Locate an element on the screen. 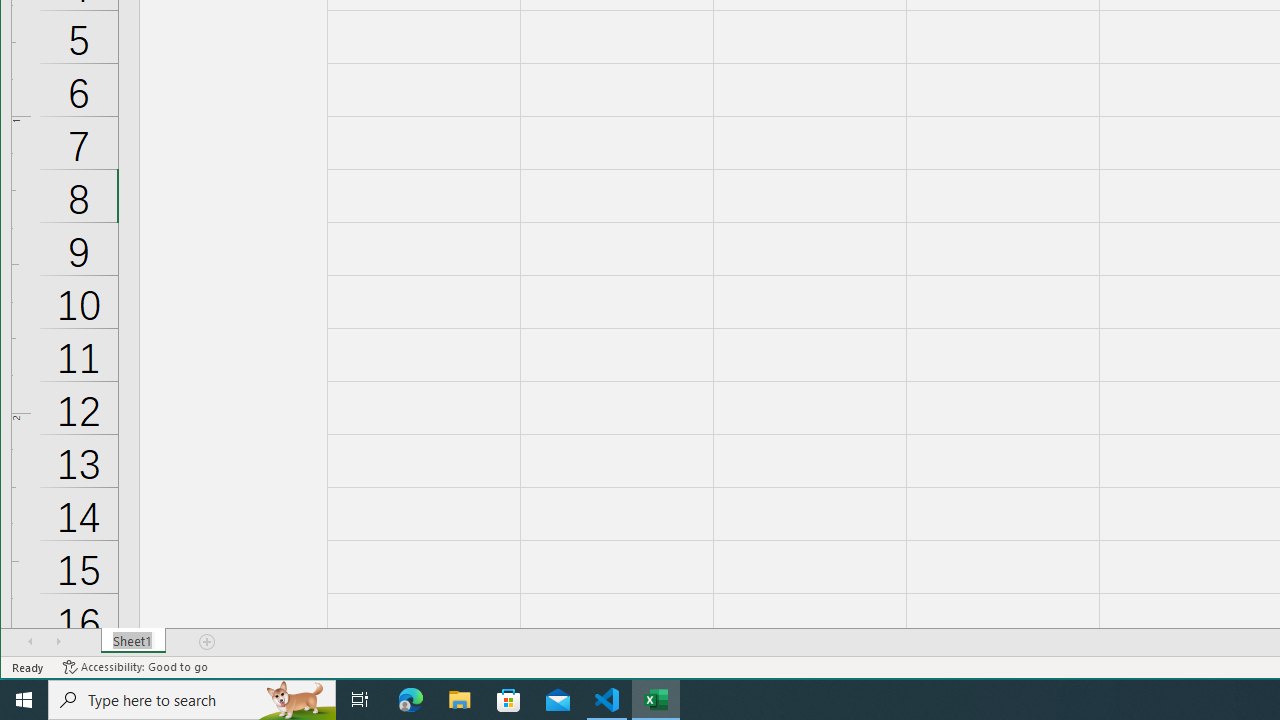 The image size is (1280, 720). 'Microsoft Store' is located at coordinates (509, 698).